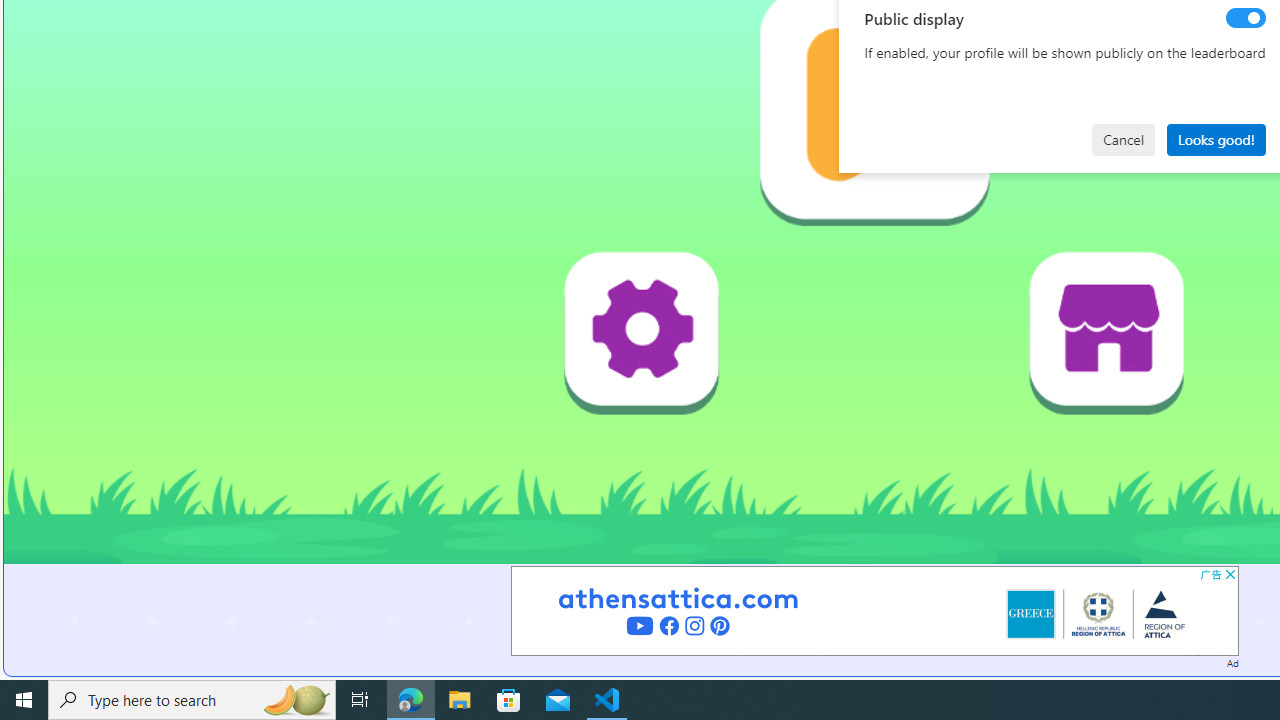  I want to click on 'AutomationID: cbb', so click(1229, 574).